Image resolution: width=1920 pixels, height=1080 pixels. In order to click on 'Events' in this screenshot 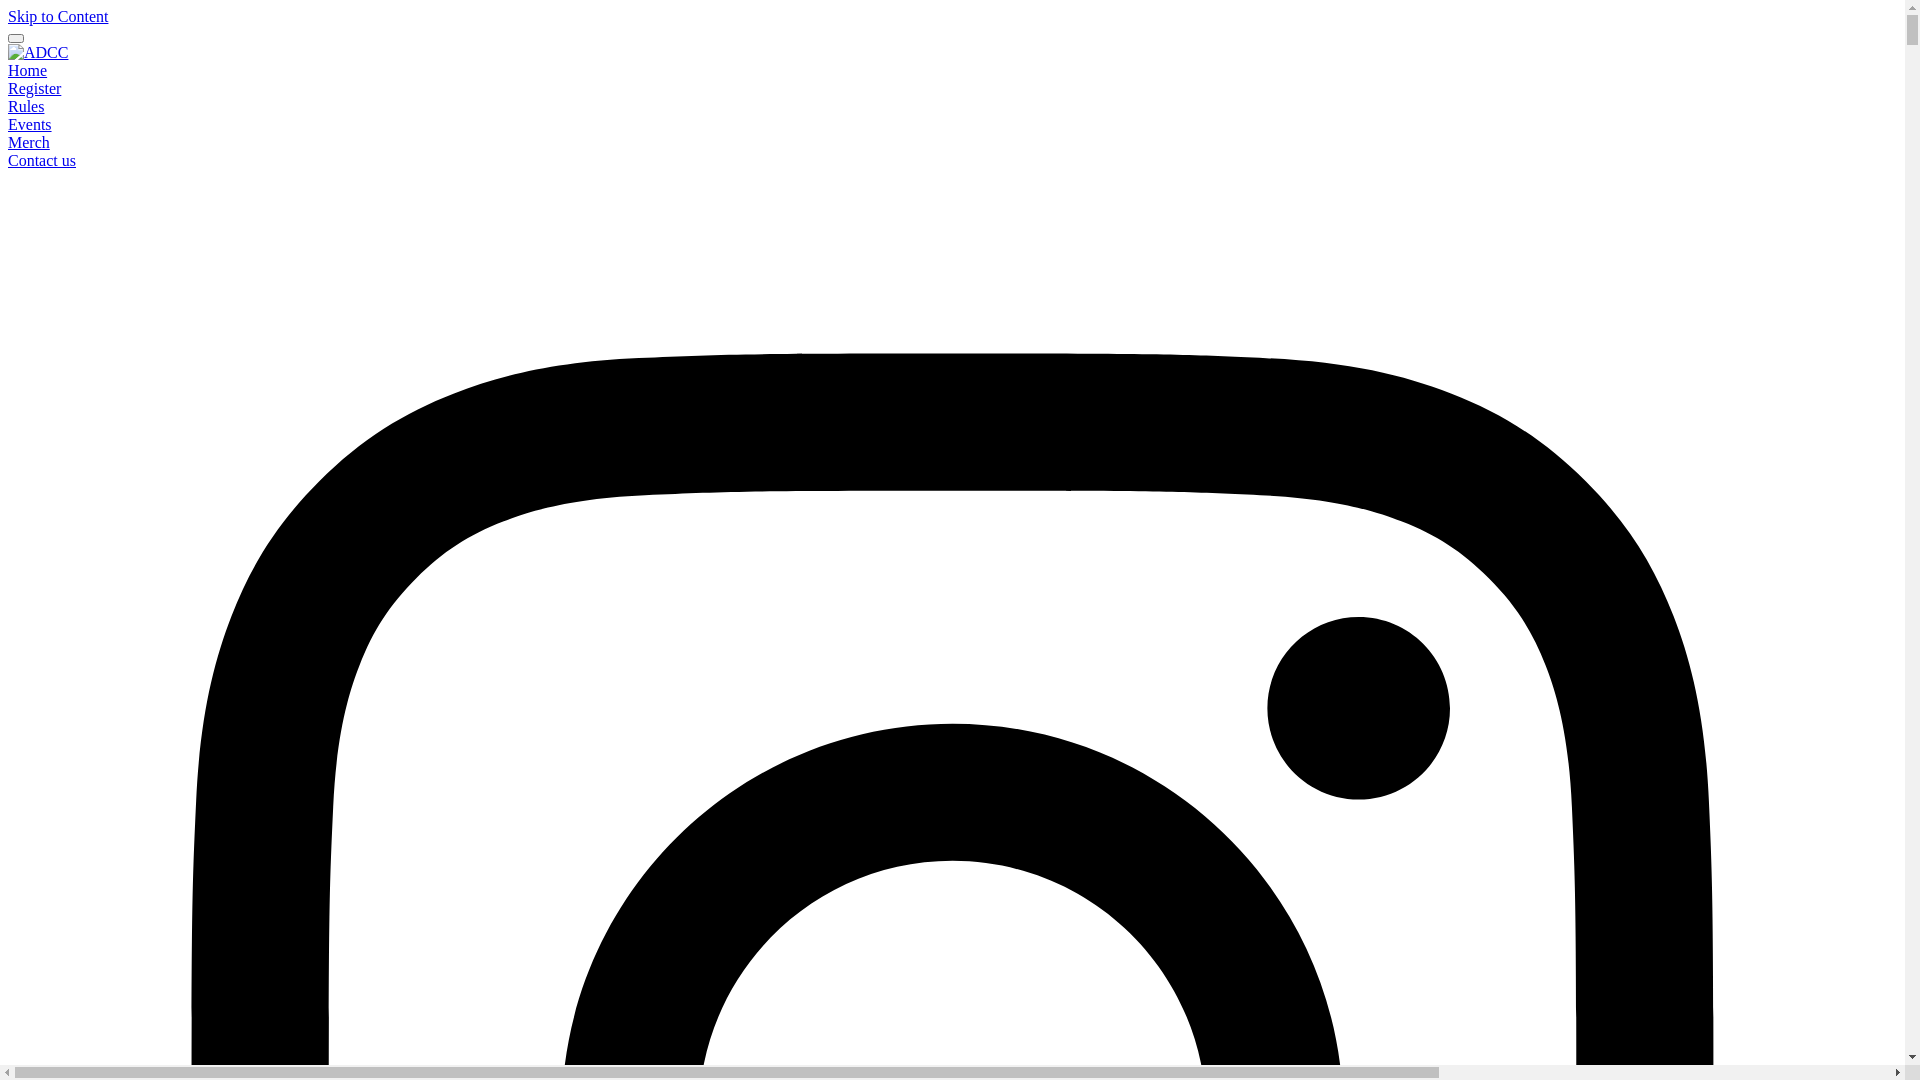, I will do `click(29, 124)`.